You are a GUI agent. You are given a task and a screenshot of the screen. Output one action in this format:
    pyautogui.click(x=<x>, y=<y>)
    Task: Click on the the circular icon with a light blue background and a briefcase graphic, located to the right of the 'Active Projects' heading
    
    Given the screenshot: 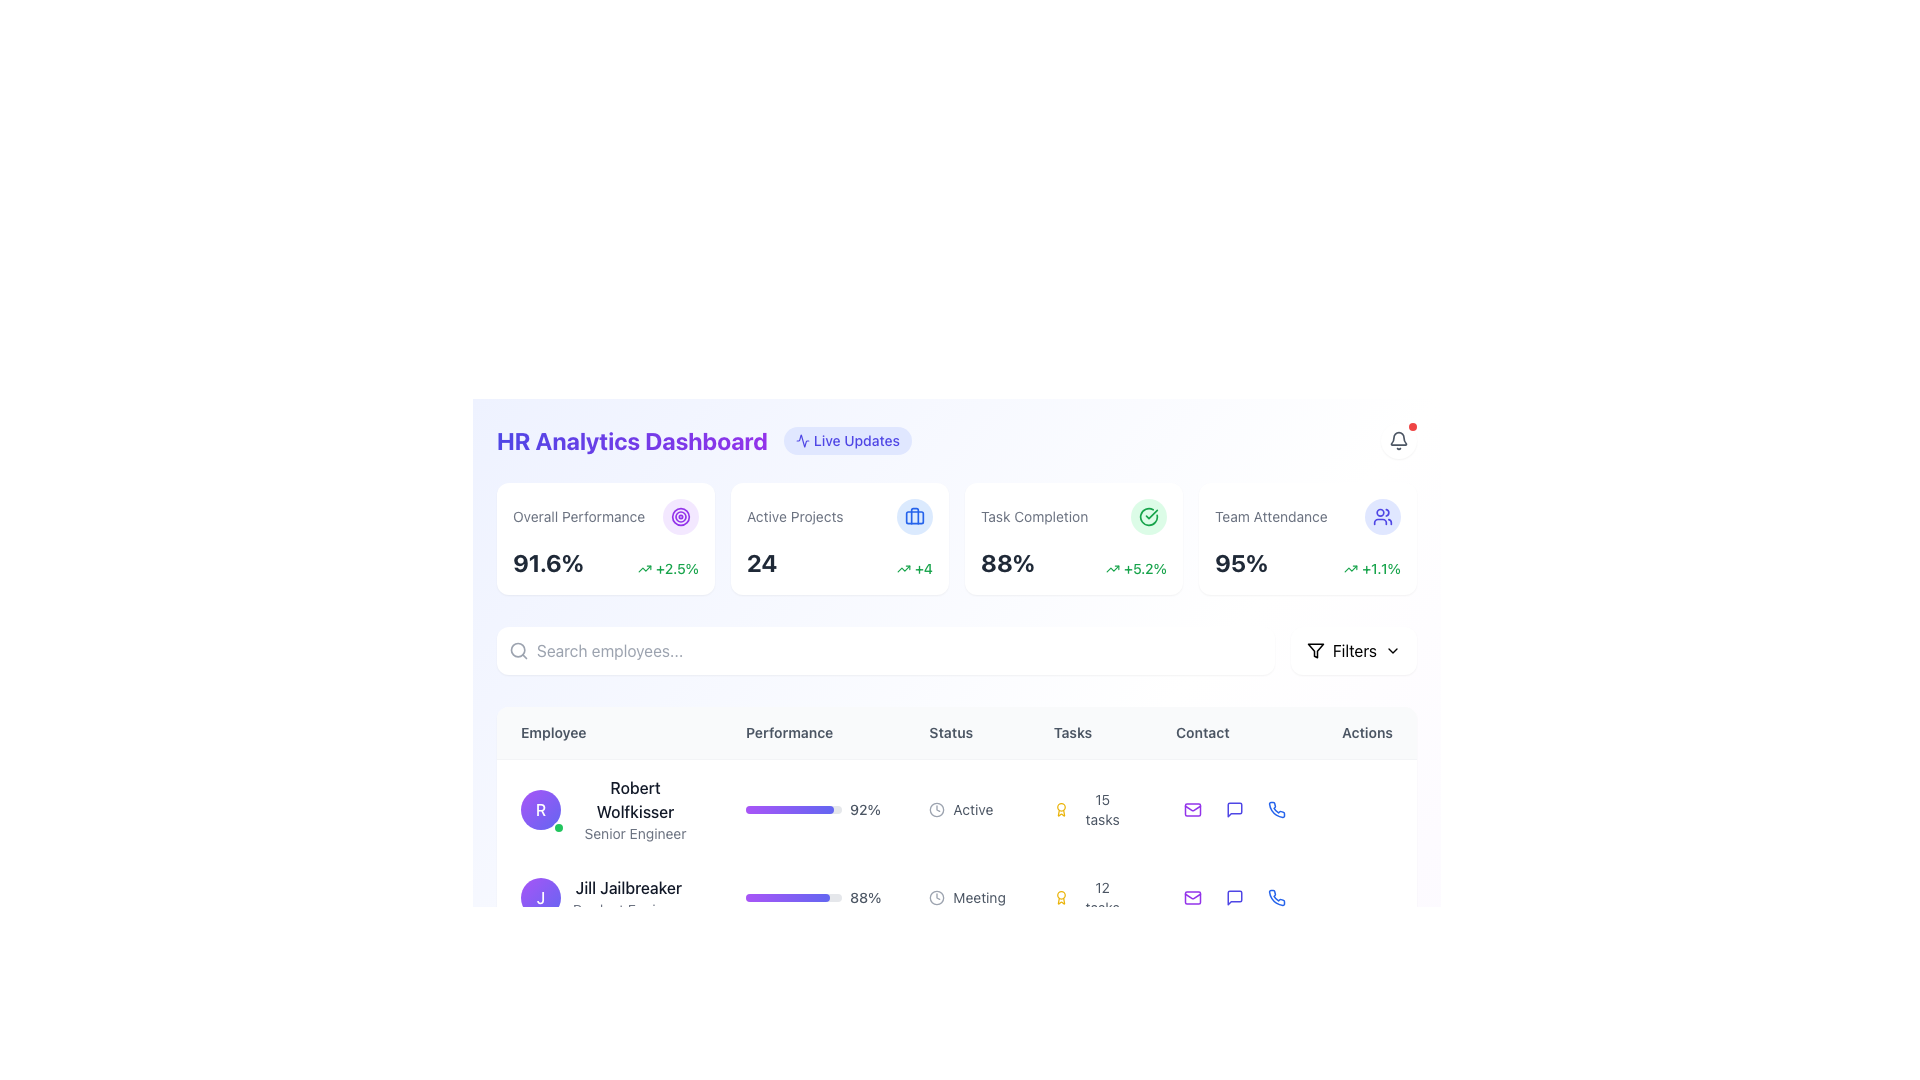 What is the action you would take?
    pyautogui.click(x=914, y=515)
    